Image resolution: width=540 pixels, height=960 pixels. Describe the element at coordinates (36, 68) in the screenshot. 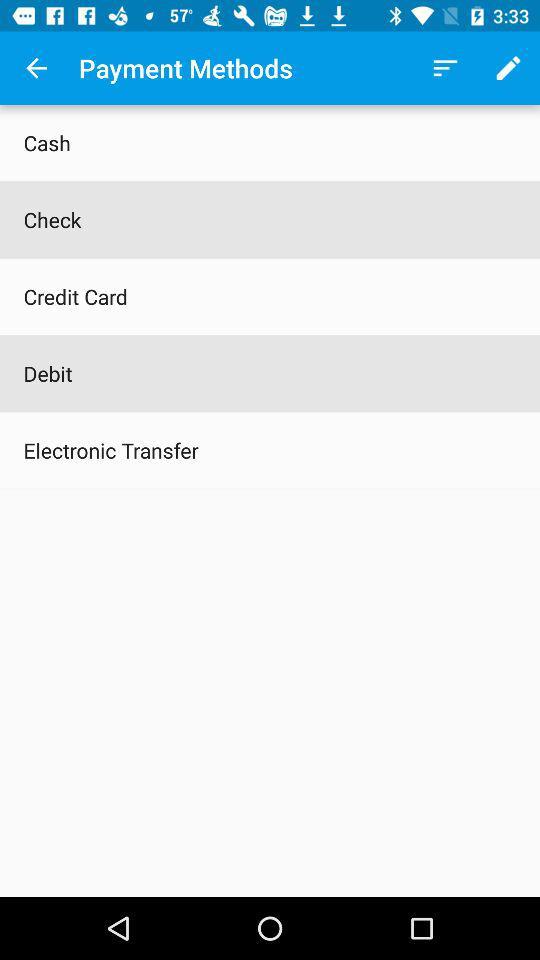

I see `the item next to the payment methods` at that location.